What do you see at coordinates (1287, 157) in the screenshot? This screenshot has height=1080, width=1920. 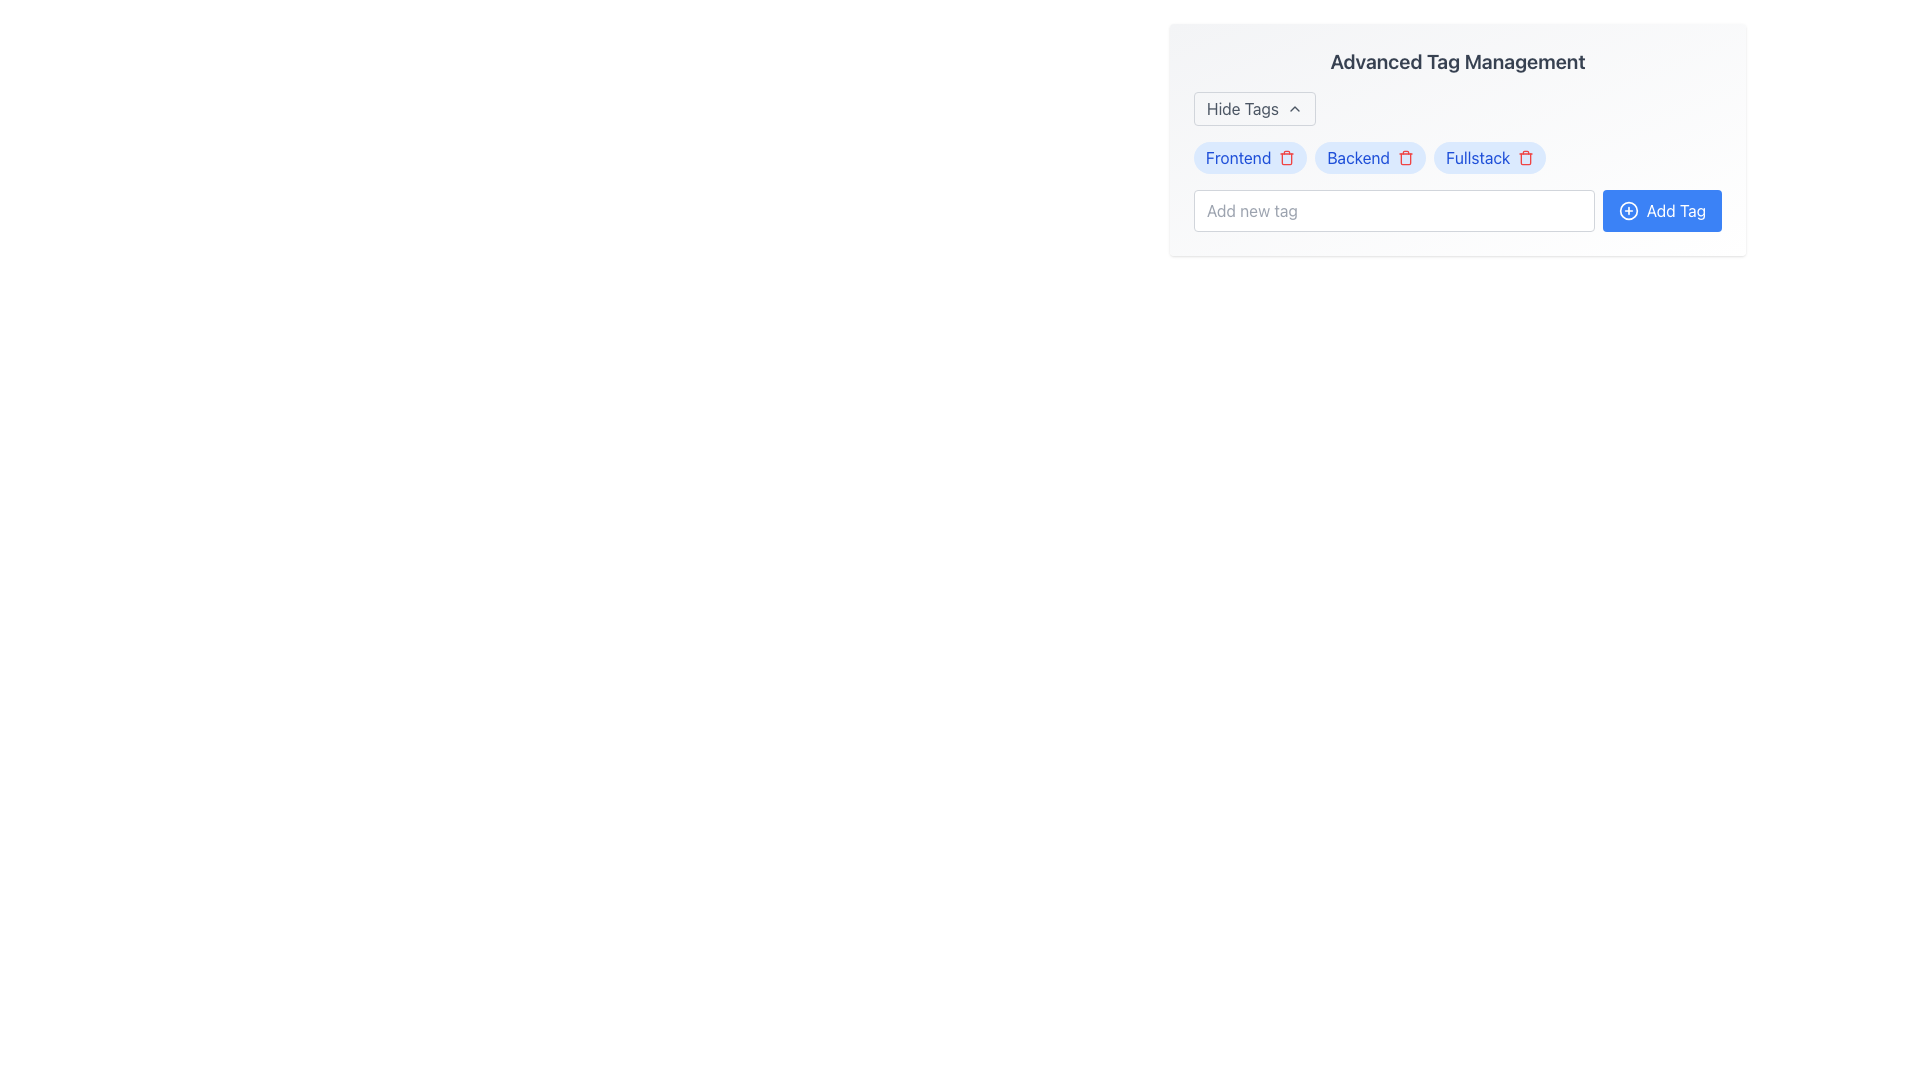 I see `the delete icon located to the right of the 'Frontend' tag within the blue shaded rounded rectangle in the 'Advanced Tag Management' section` at bounding box center [1287, 157].